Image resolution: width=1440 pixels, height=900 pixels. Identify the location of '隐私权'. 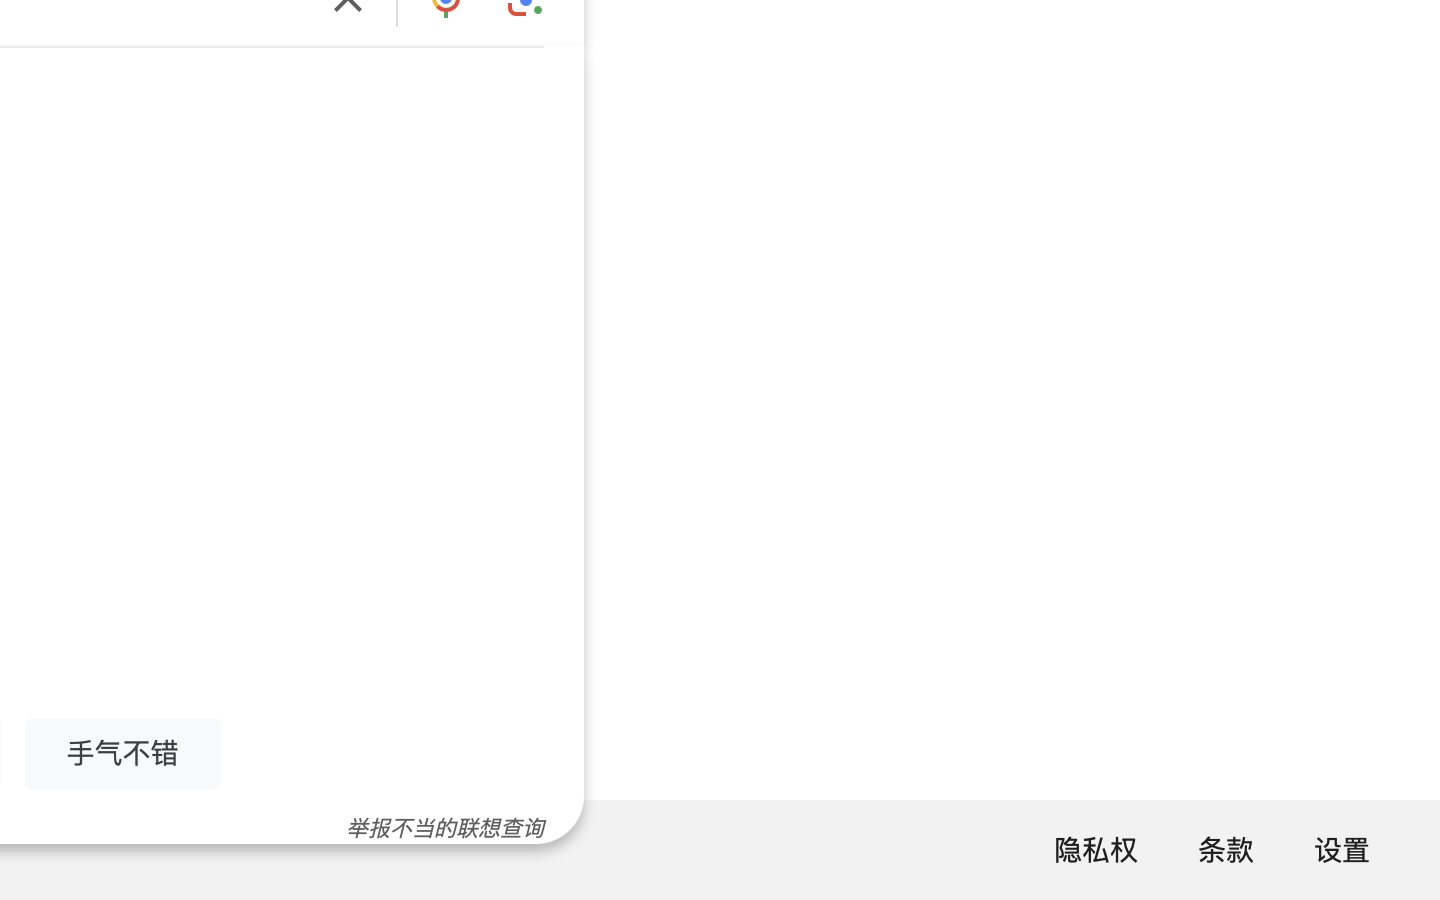
(1094, 849).